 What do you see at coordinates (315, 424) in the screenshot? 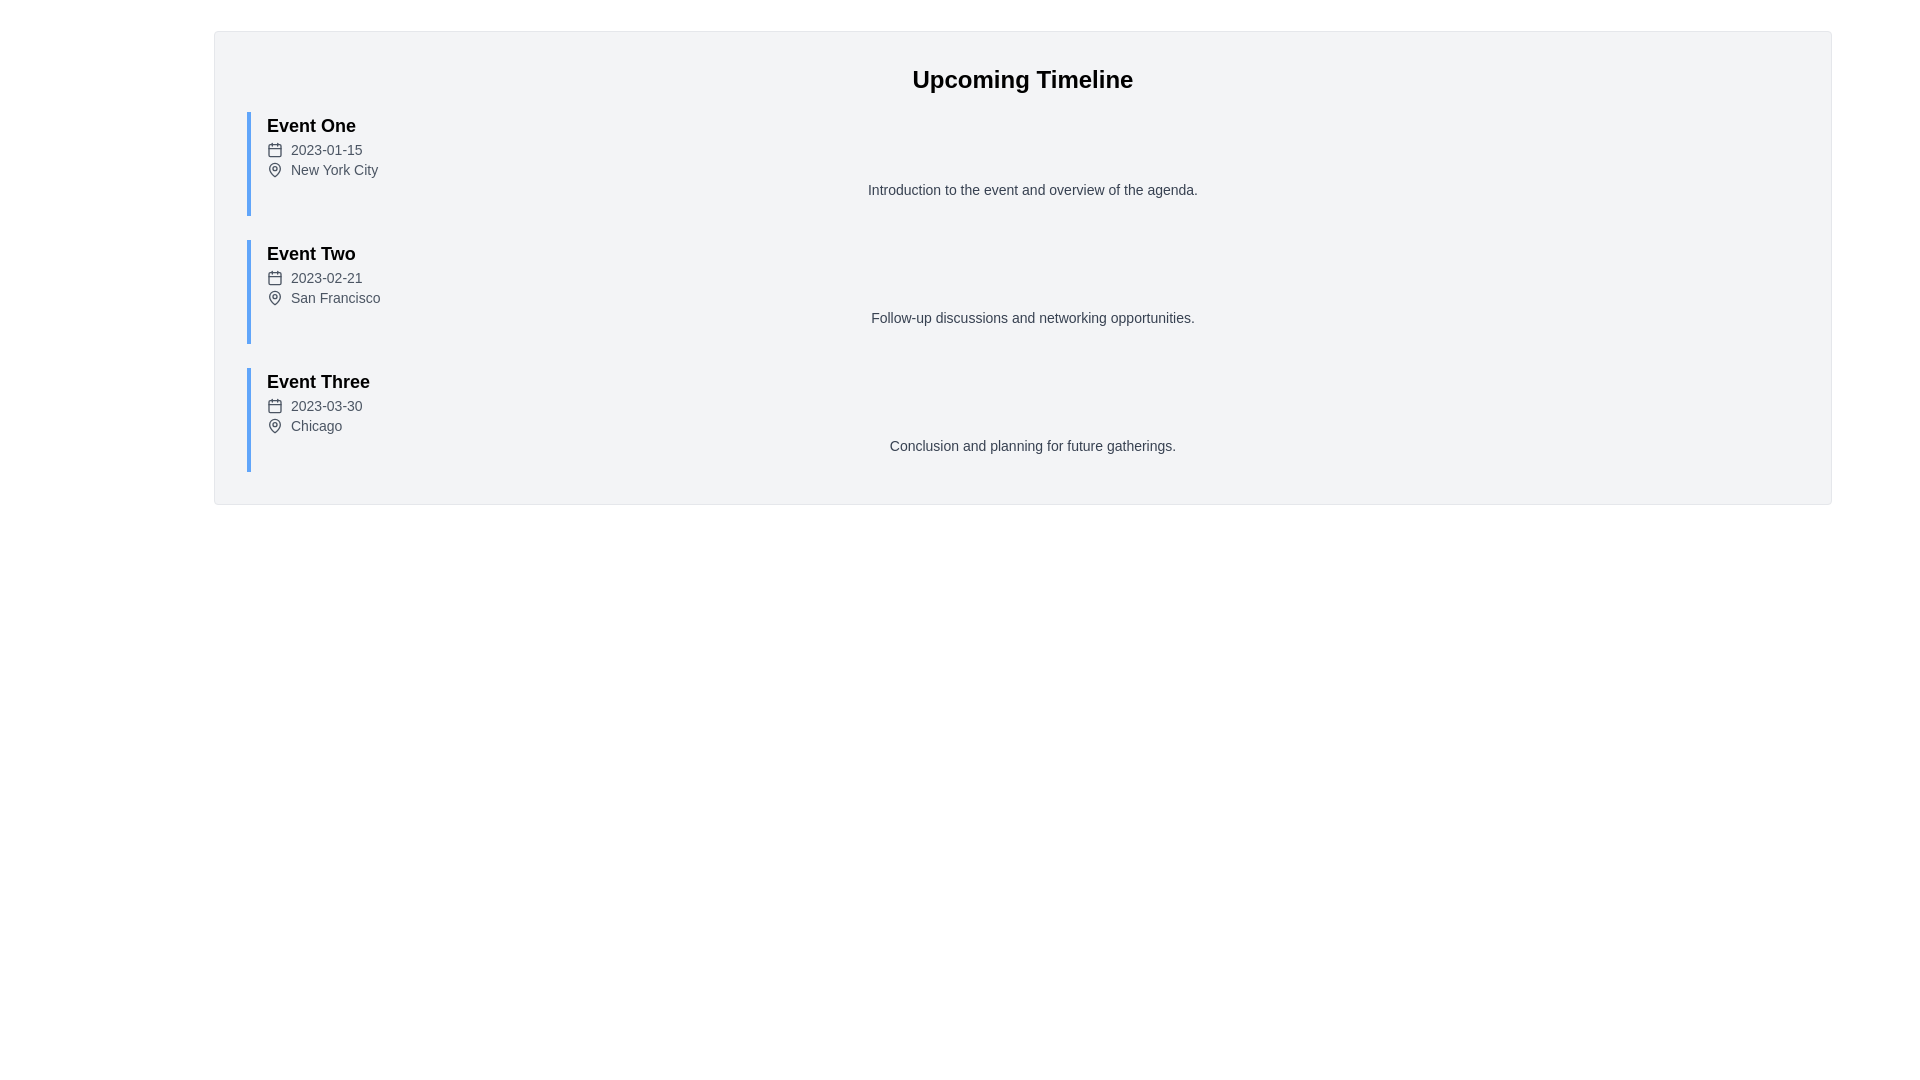
I see `the Text Label that indicates the city associated with 'Event Three', positioned below 'Event Two' and next to a pin-shaped icon` at bounding box center [315, 424].